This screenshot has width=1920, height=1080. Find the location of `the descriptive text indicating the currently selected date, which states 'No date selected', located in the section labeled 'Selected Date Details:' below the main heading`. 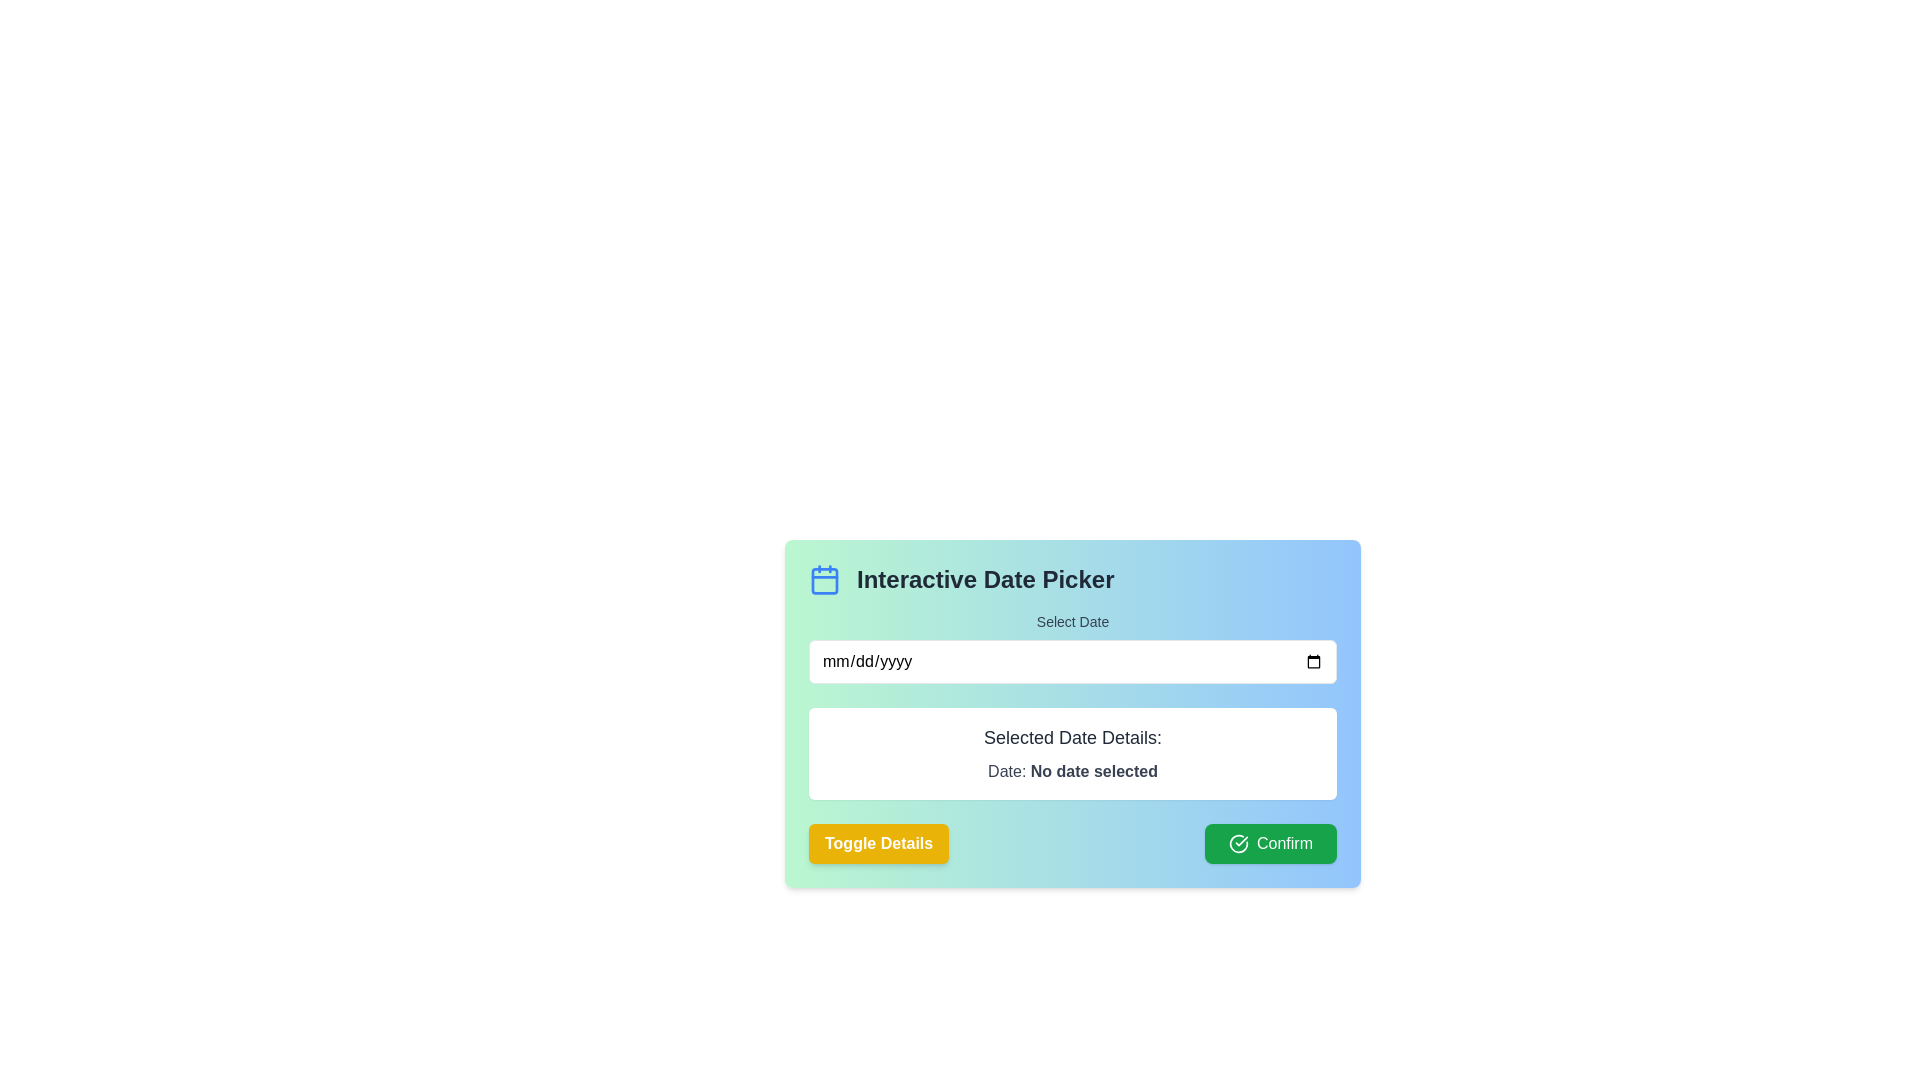

the descriptive text indicating the currently selected date, which states 'No date selected', located in the section labeled 'Selected Date Details:' below the main heading is located at coordinates (1072, 770).